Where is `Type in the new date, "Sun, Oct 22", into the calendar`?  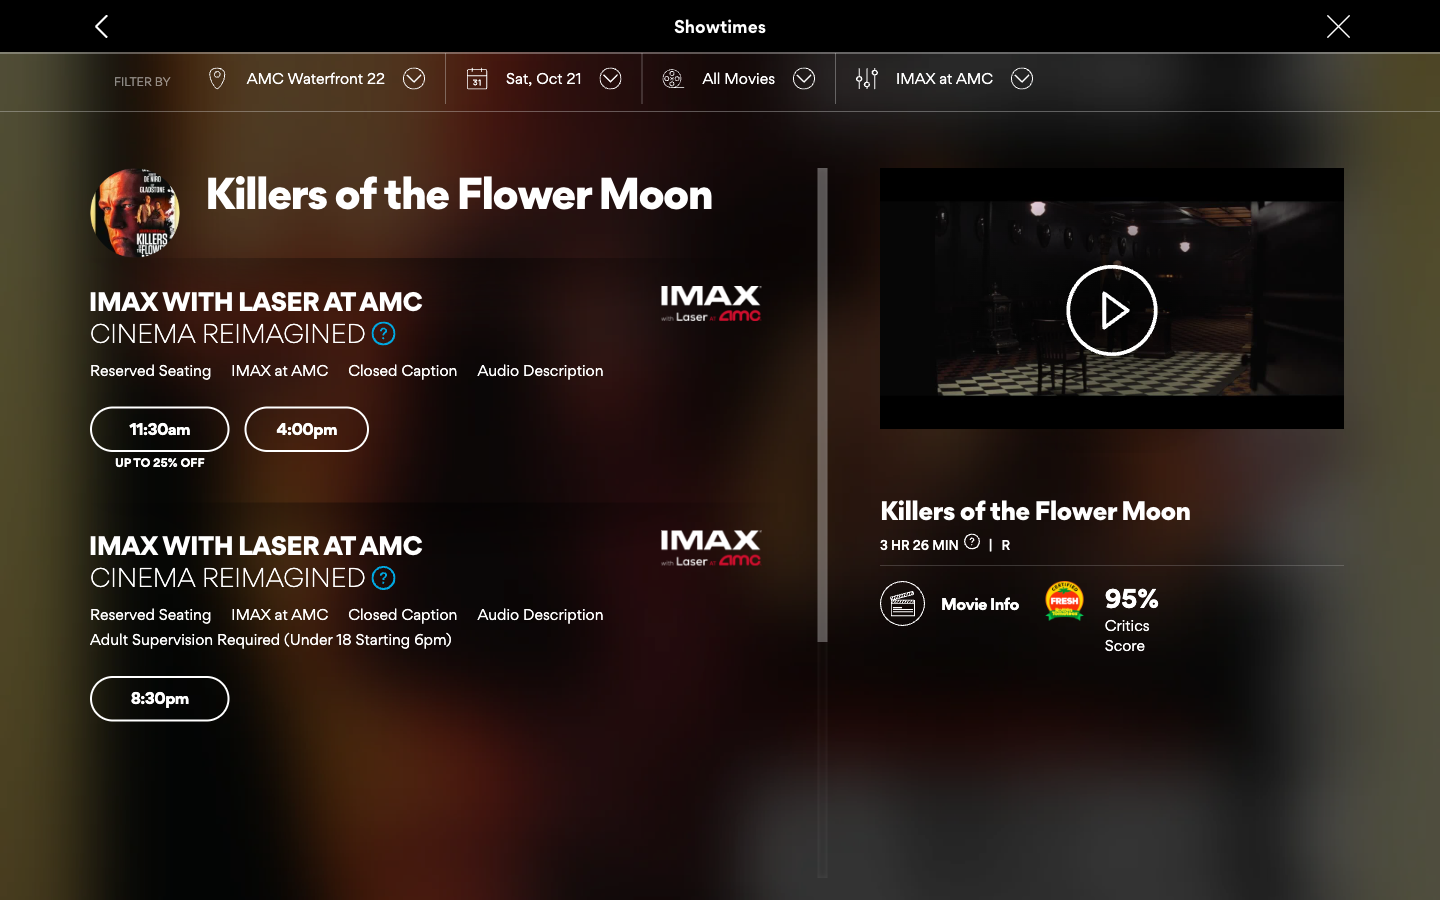 Type in the new date, "Sun, Oct 22", into the calendar is located at coordinates (543, 77).